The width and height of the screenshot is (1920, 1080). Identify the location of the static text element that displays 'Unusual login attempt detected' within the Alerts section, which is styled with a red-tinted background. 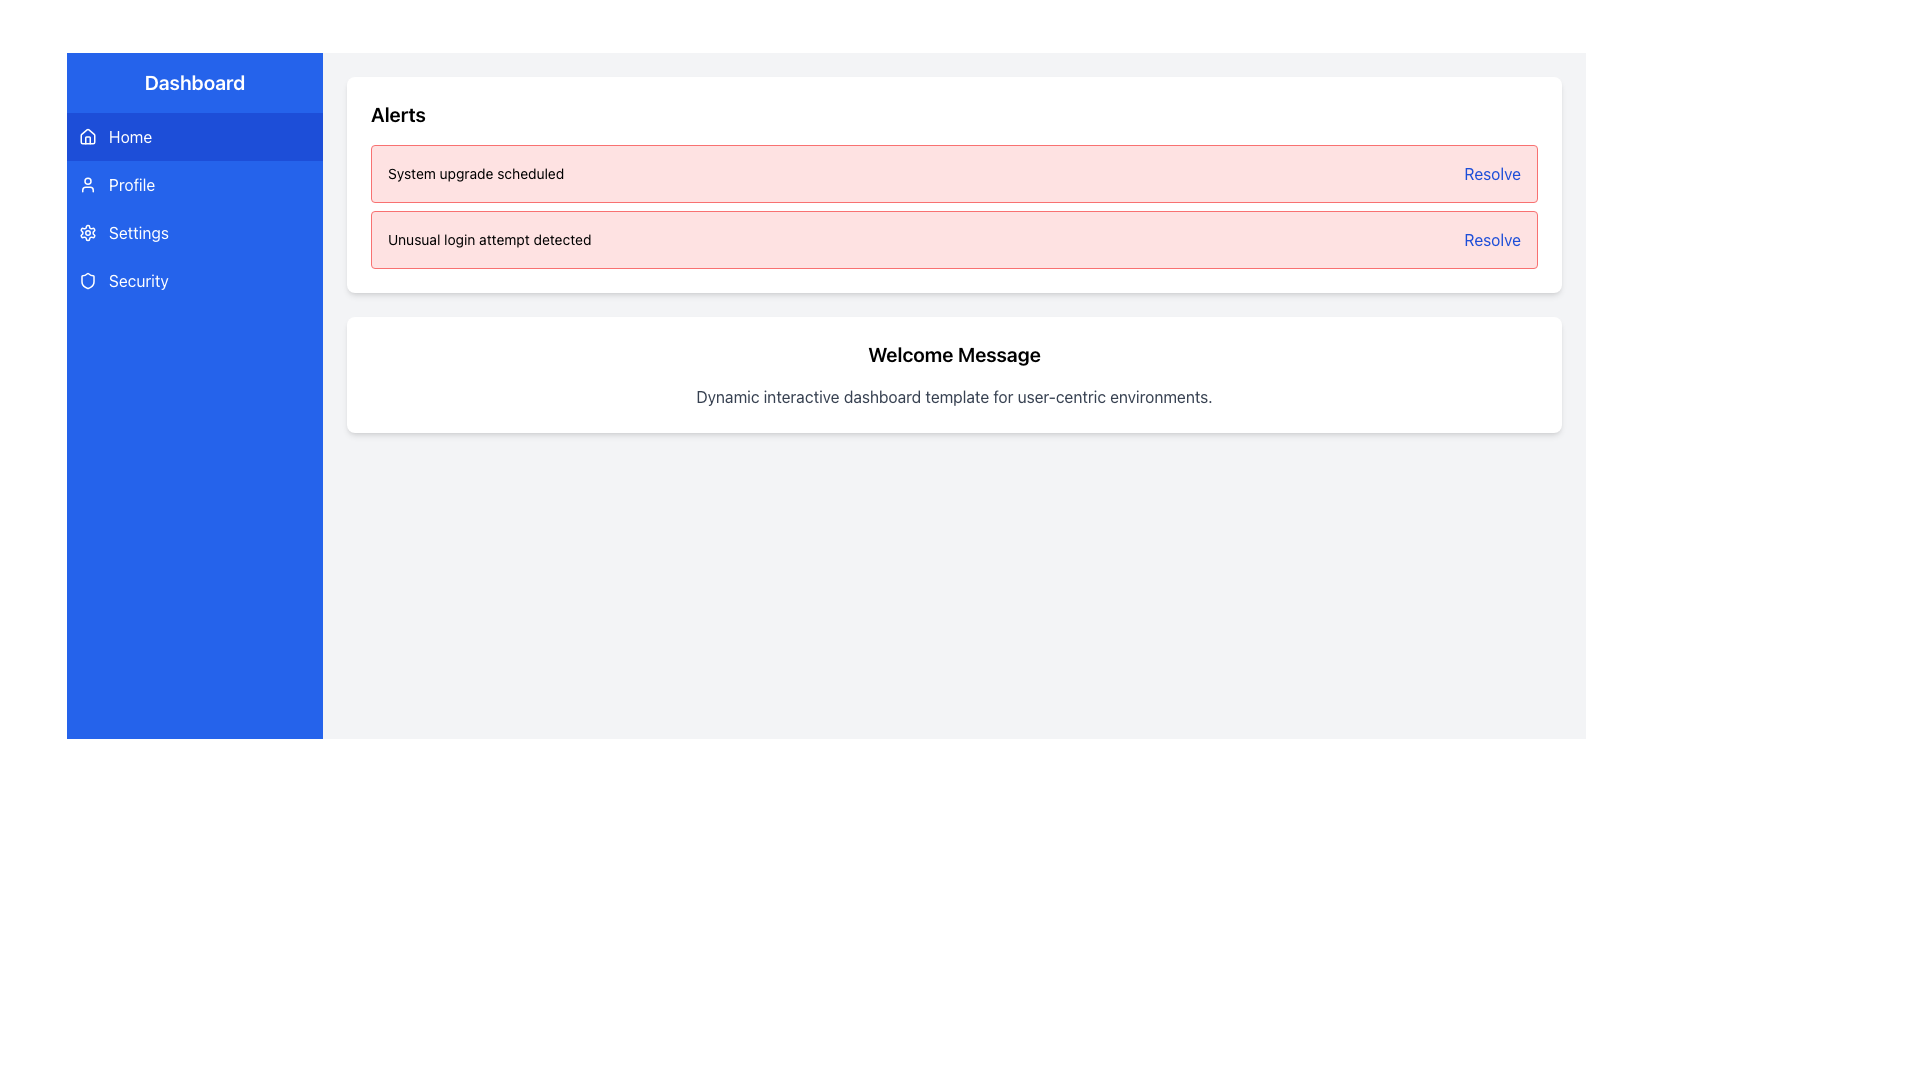
(489, 238).